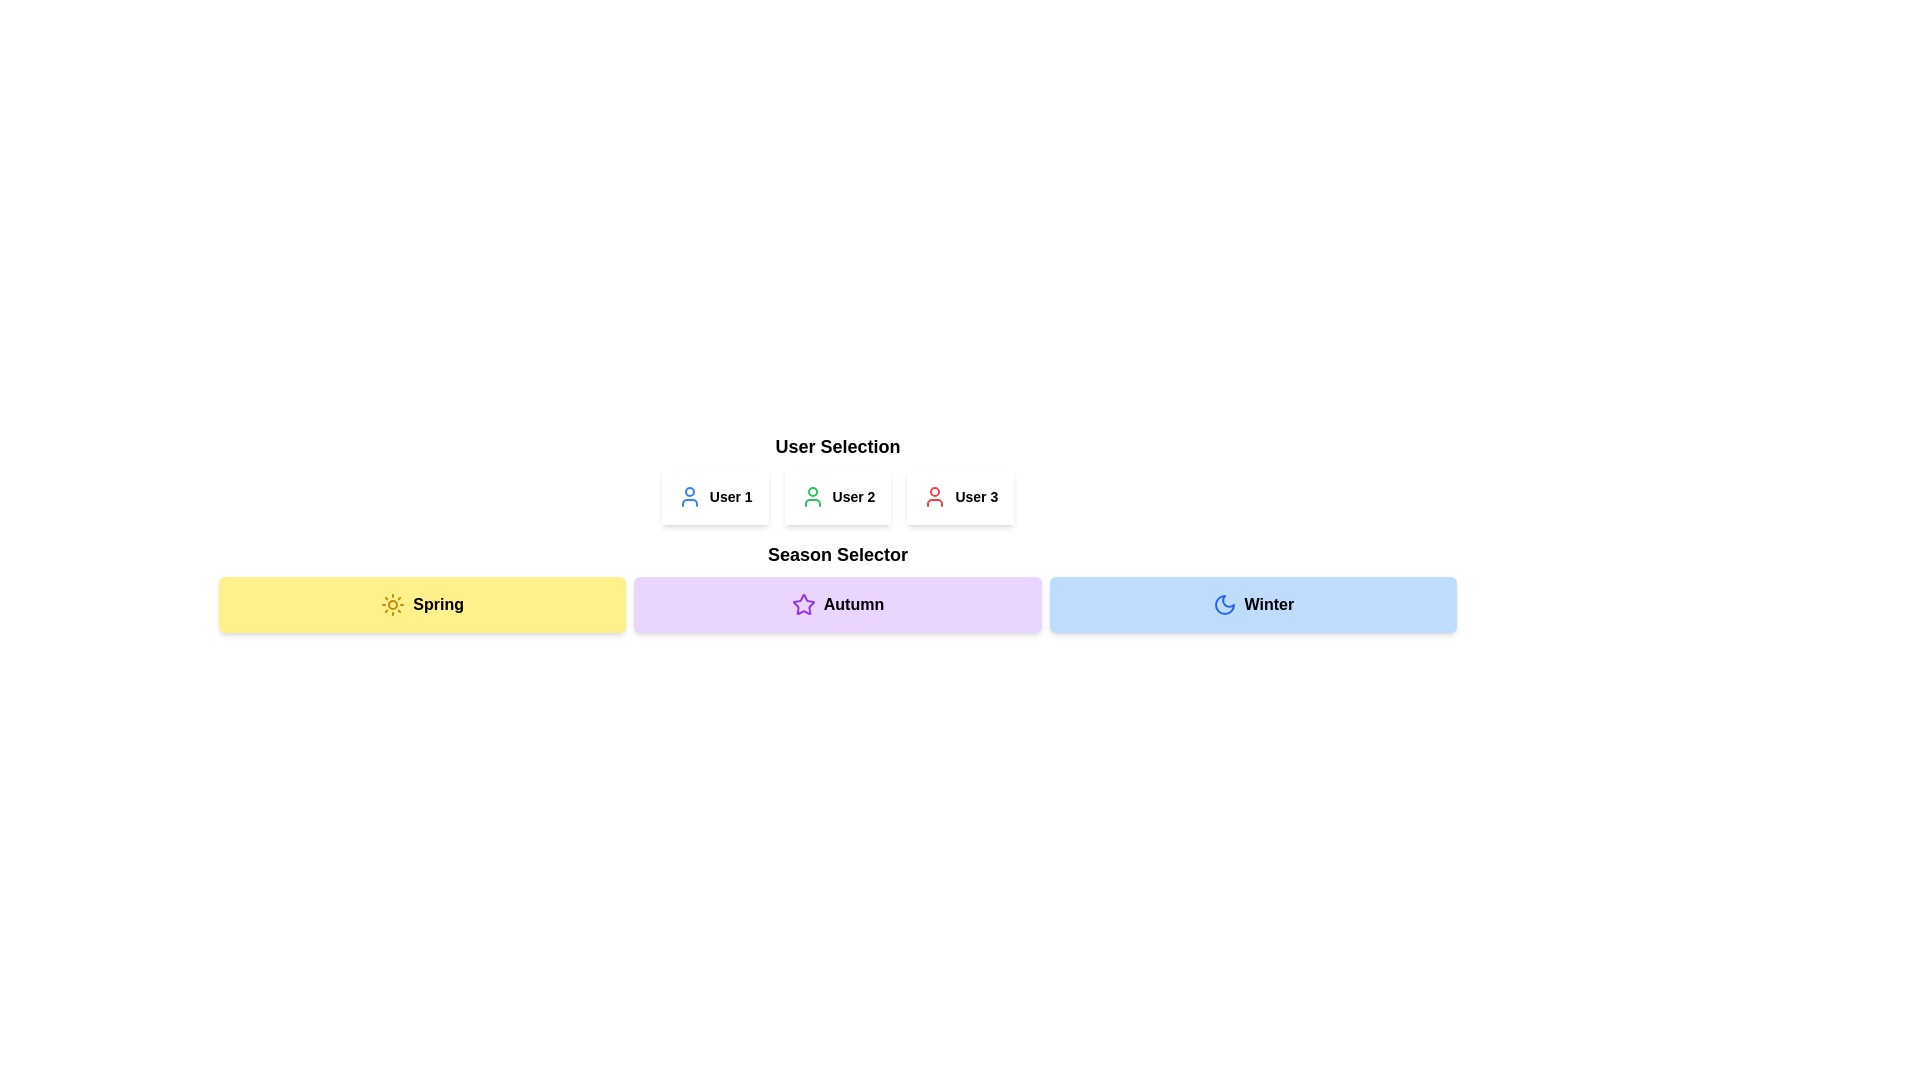  What do you see at coordinates (803, 604) in the screenshot?
I see `the decorative icon representing the 'Autumn' section within the Season Selector components, positioned at the leftmost part of this section` at bounding box center [803, 604].